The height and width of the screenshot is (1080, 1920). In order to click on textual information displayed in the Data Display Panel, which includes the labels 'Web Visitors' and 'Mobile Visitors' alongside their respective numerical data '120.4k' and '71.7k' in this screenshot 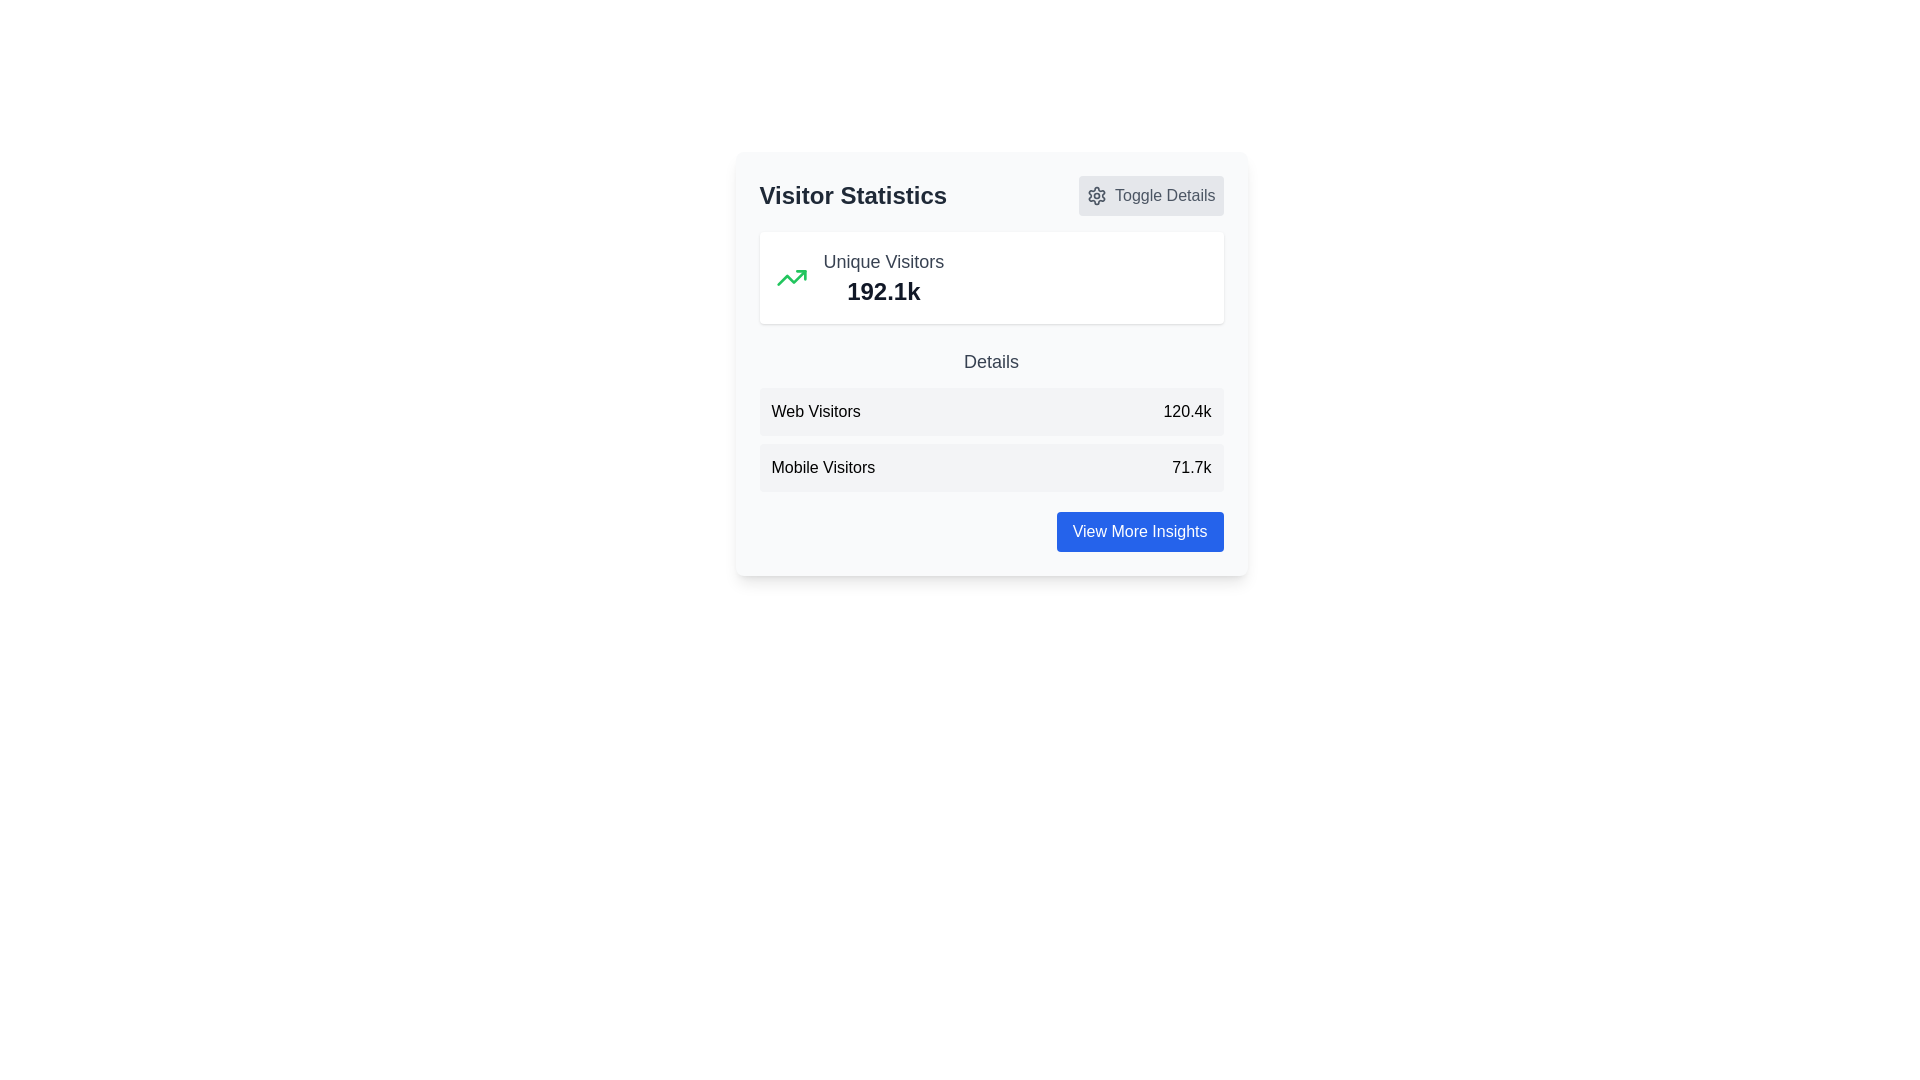, I will do `click(991, 438)`.